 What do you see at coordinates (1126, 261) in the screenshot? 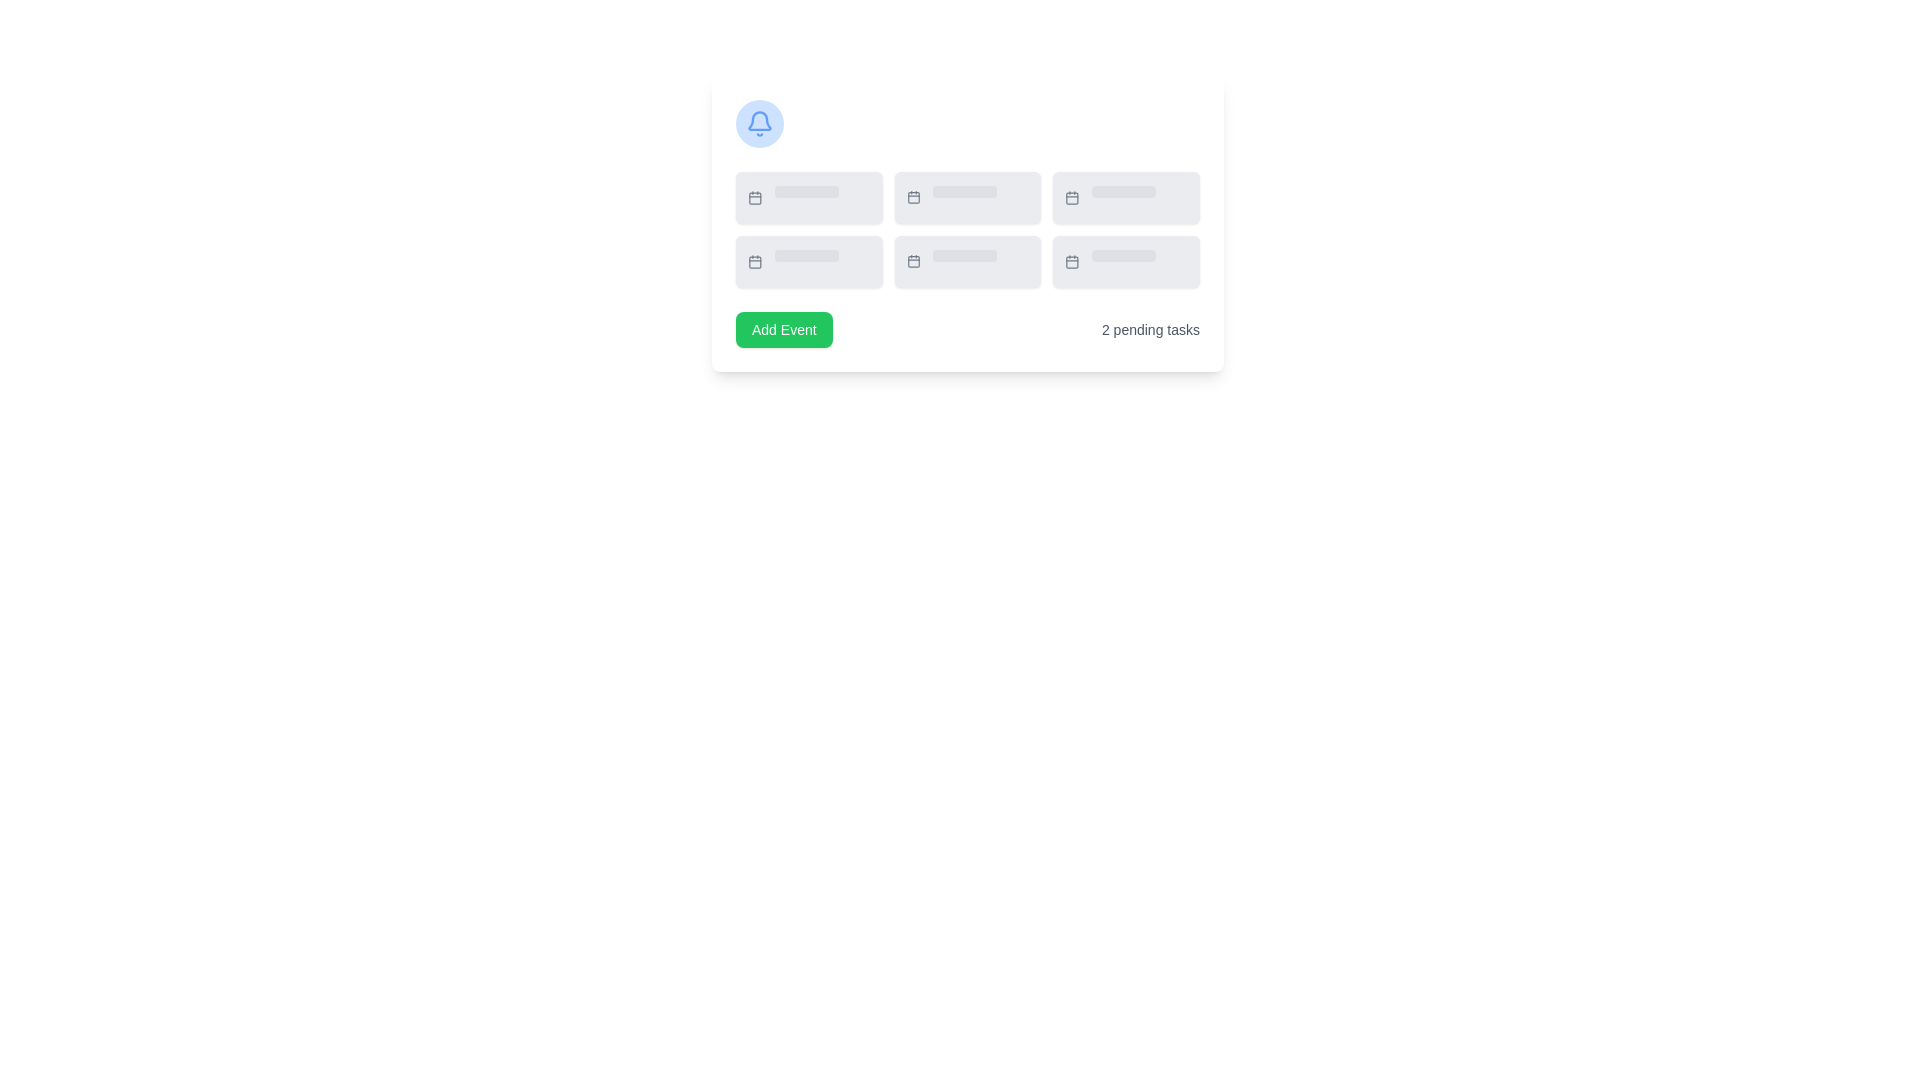
I see `the non-interactive placeholder component located at the bottom-right corner of the second row in a 3x2 grid layout` at bounding box center [1126, 261].